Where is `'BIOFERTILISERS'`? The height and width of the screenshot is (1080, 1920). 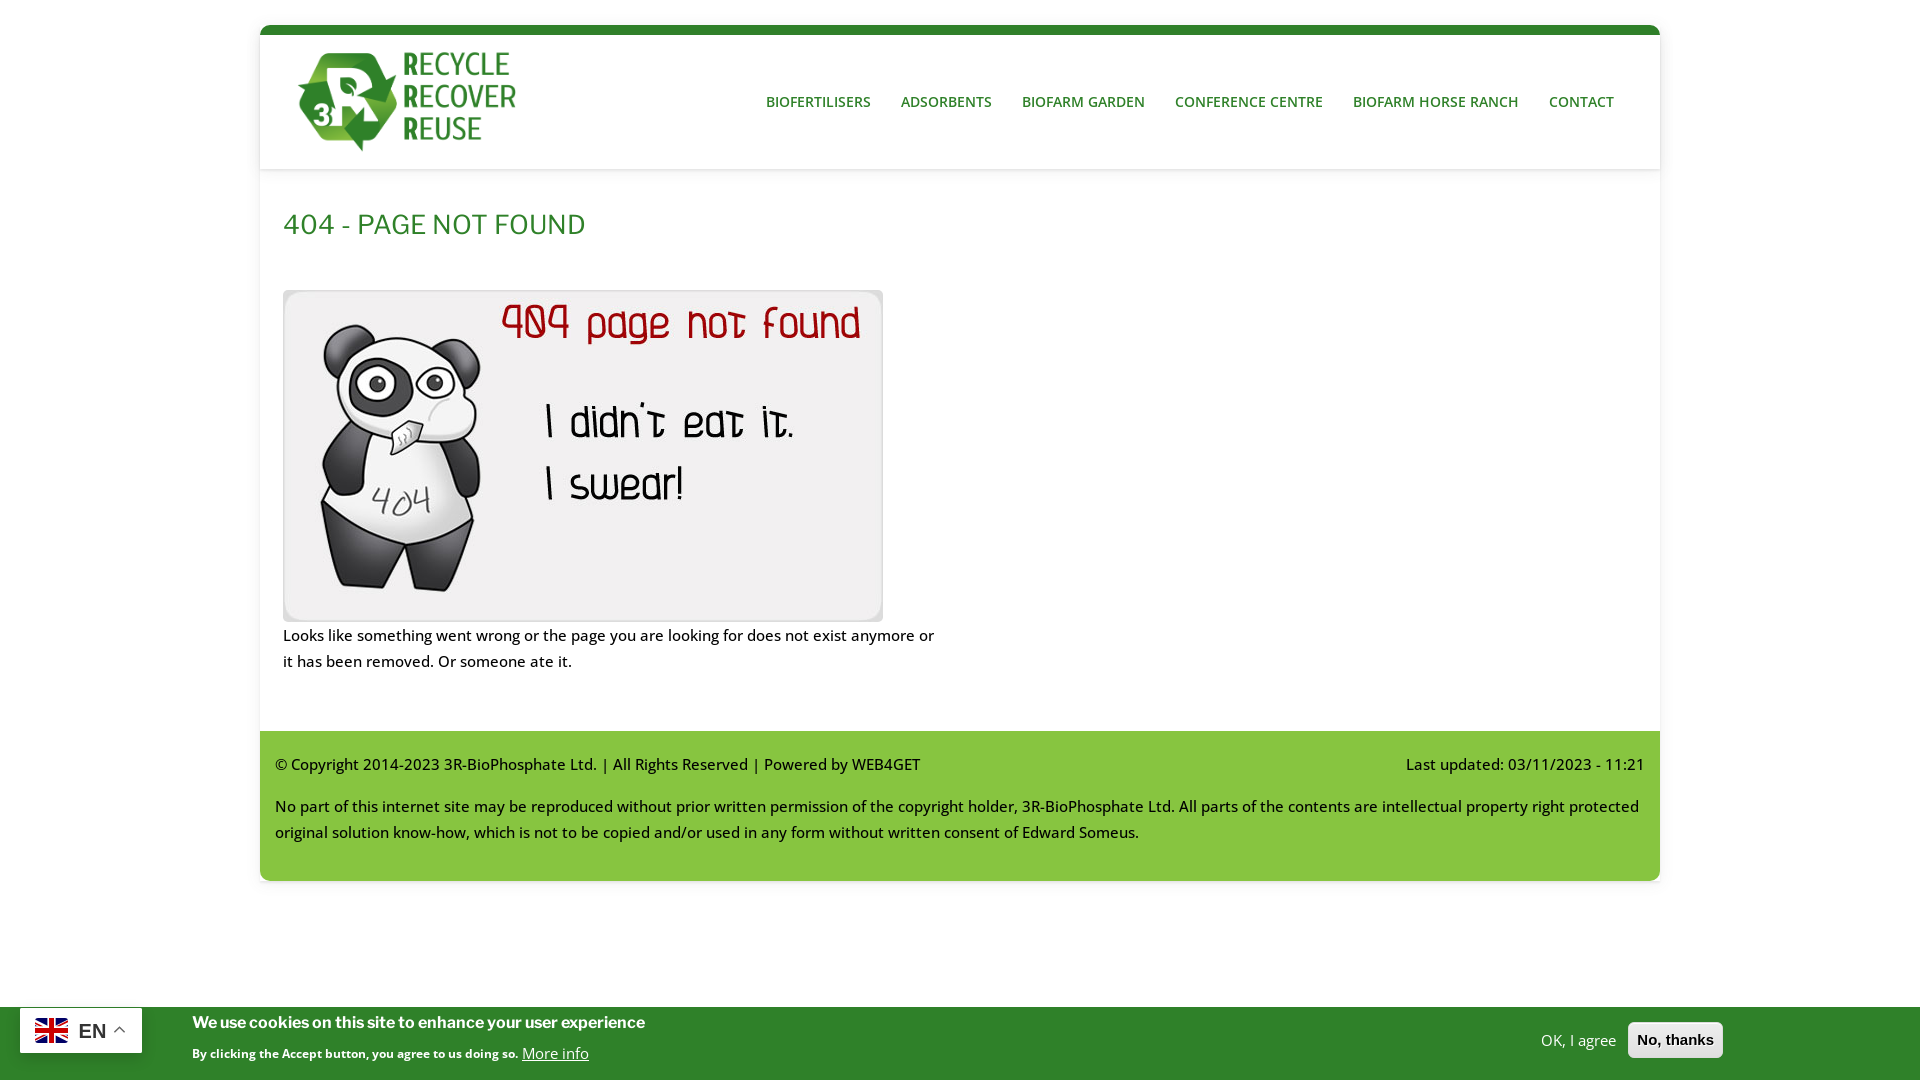
'BIOFERTILISERS' is located at coordinates (749, 102).